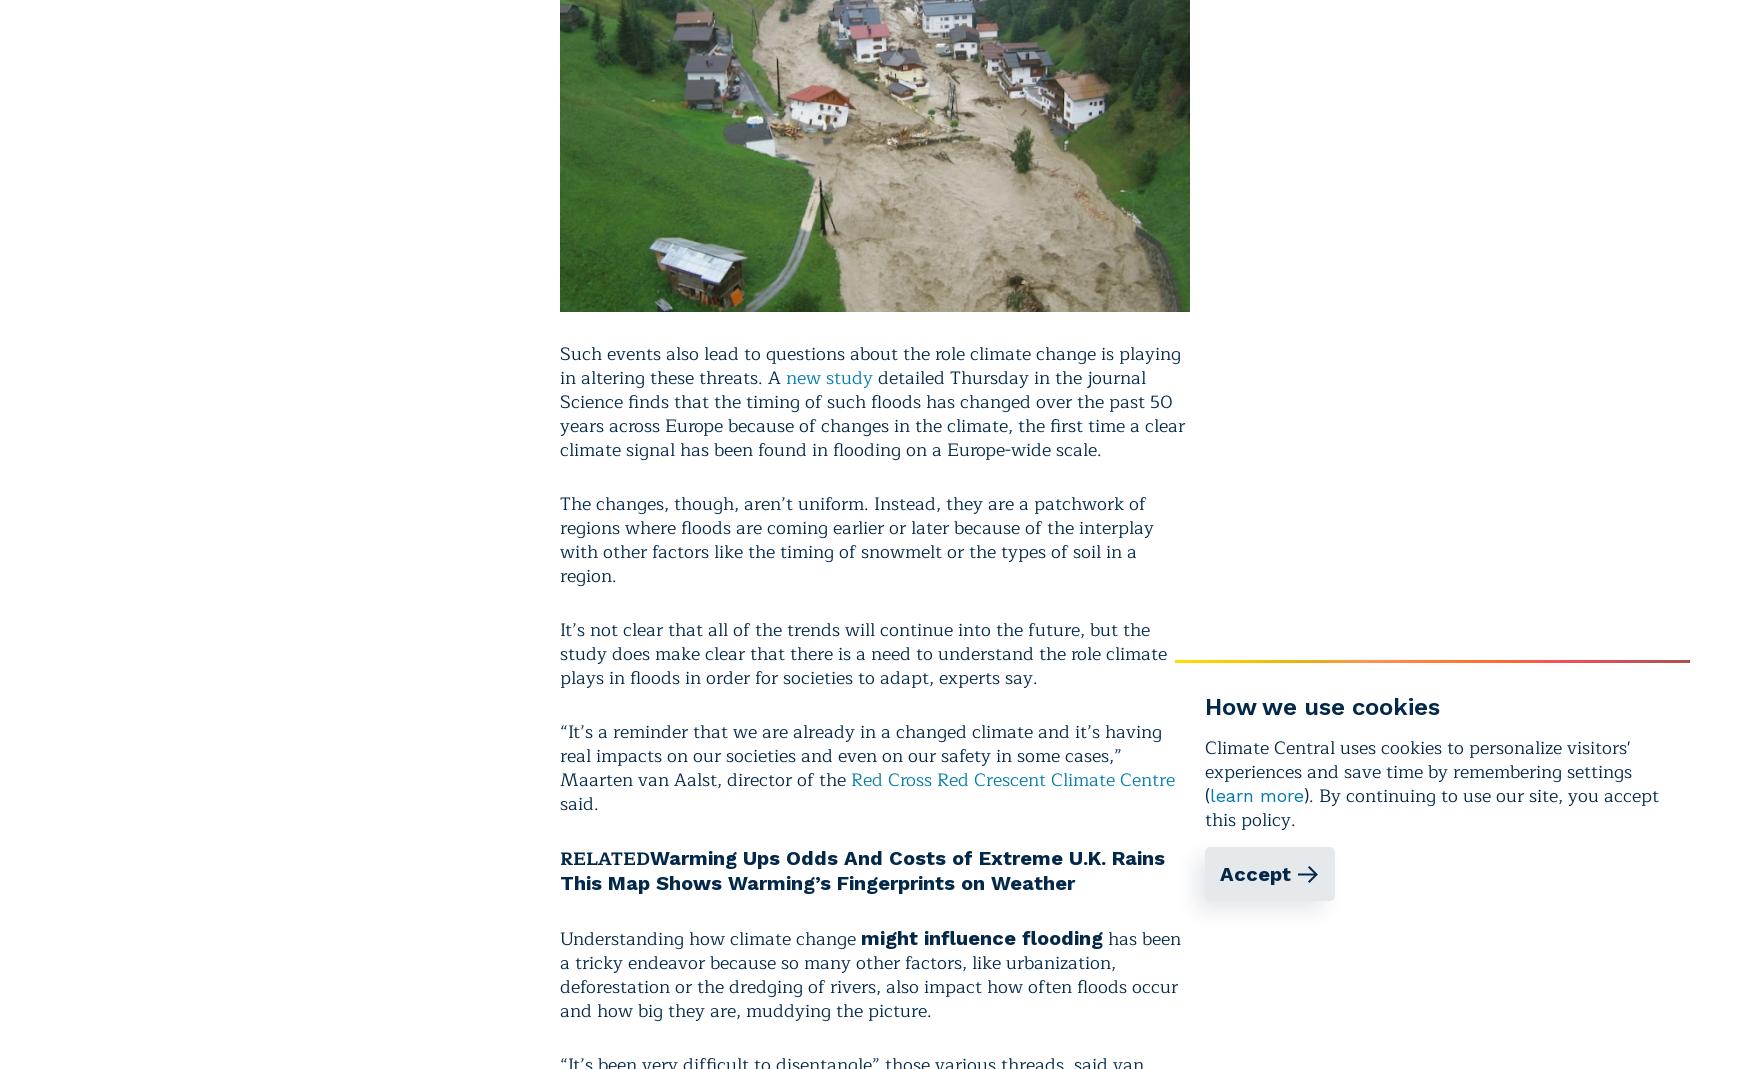 This screenshot has height=1069, width=1750. I want to click on '). By continuing to use our site, you accept this policy.', so click(1431, 807).